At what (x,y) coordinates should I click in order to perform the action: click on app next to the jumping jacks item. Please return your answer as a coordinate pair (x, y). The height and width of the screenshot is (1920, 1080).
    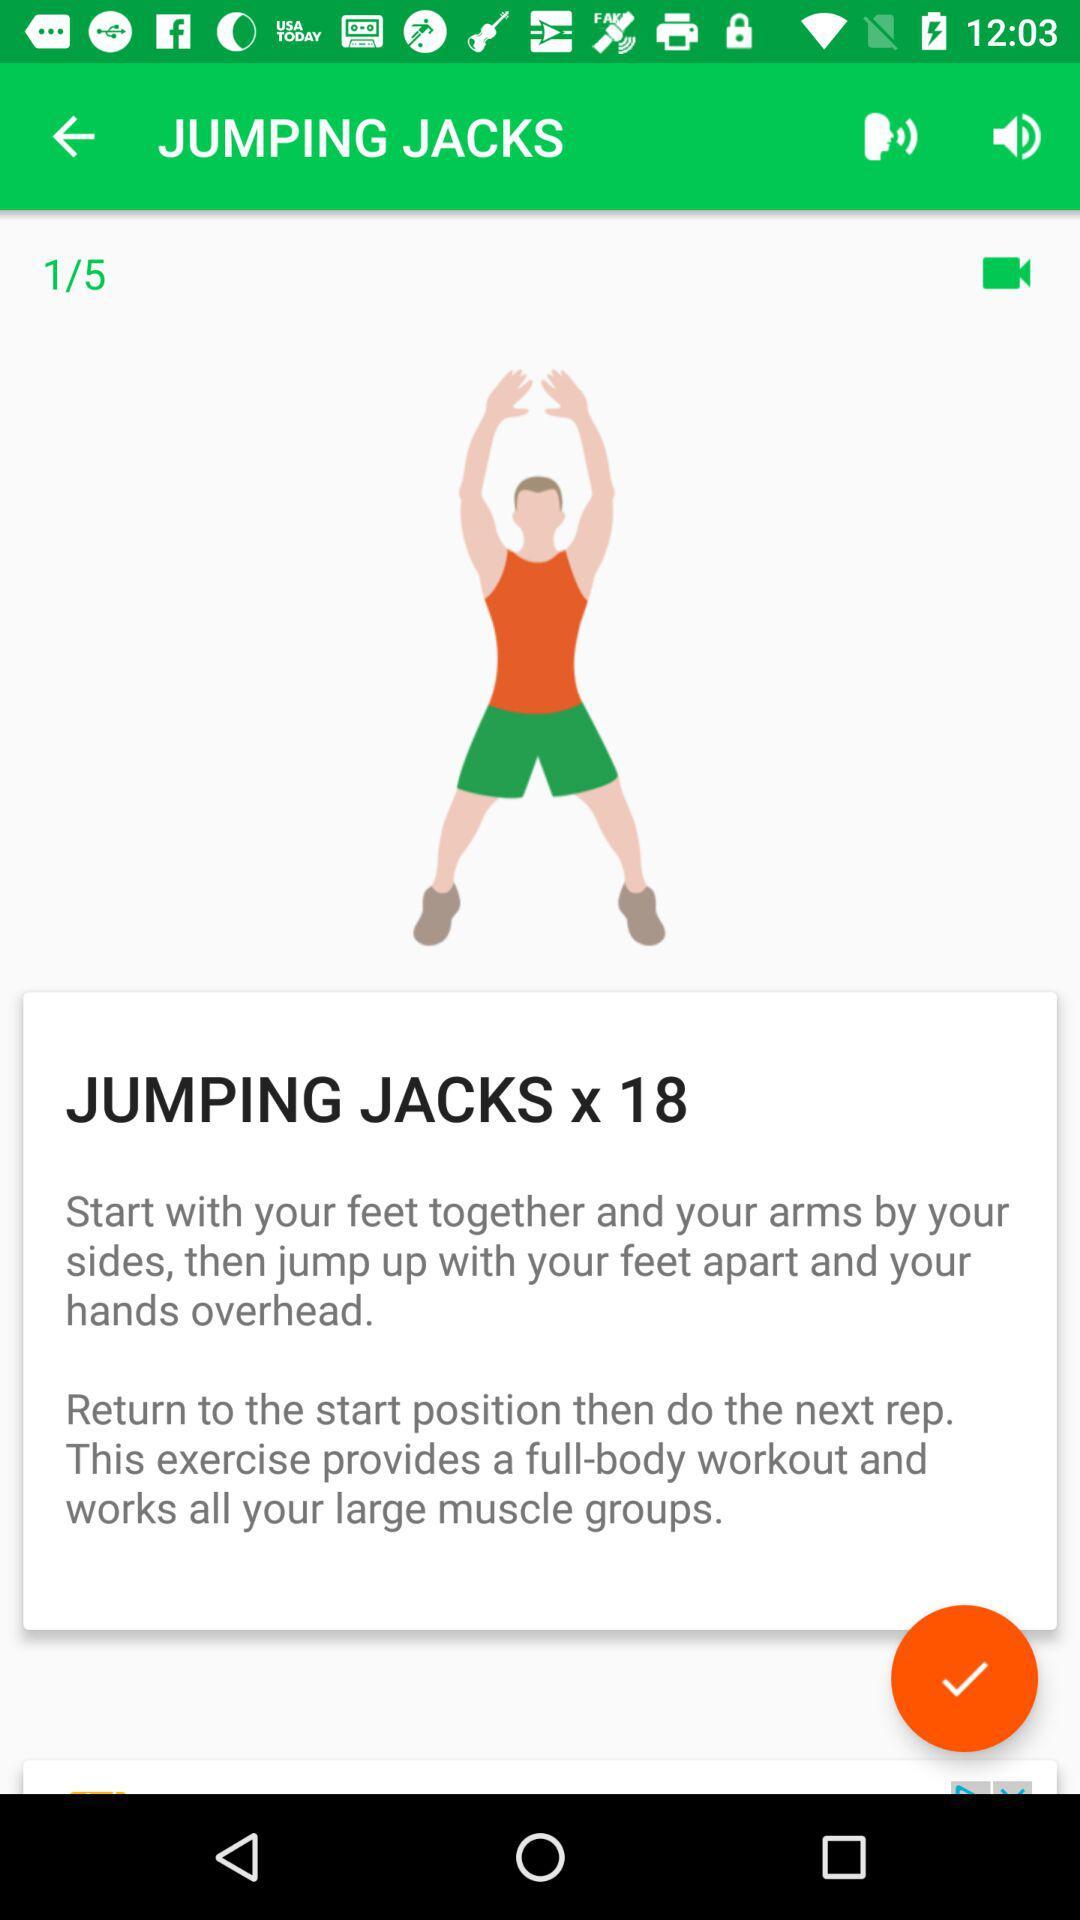
    Looking at the image, I should click on (890, 135).